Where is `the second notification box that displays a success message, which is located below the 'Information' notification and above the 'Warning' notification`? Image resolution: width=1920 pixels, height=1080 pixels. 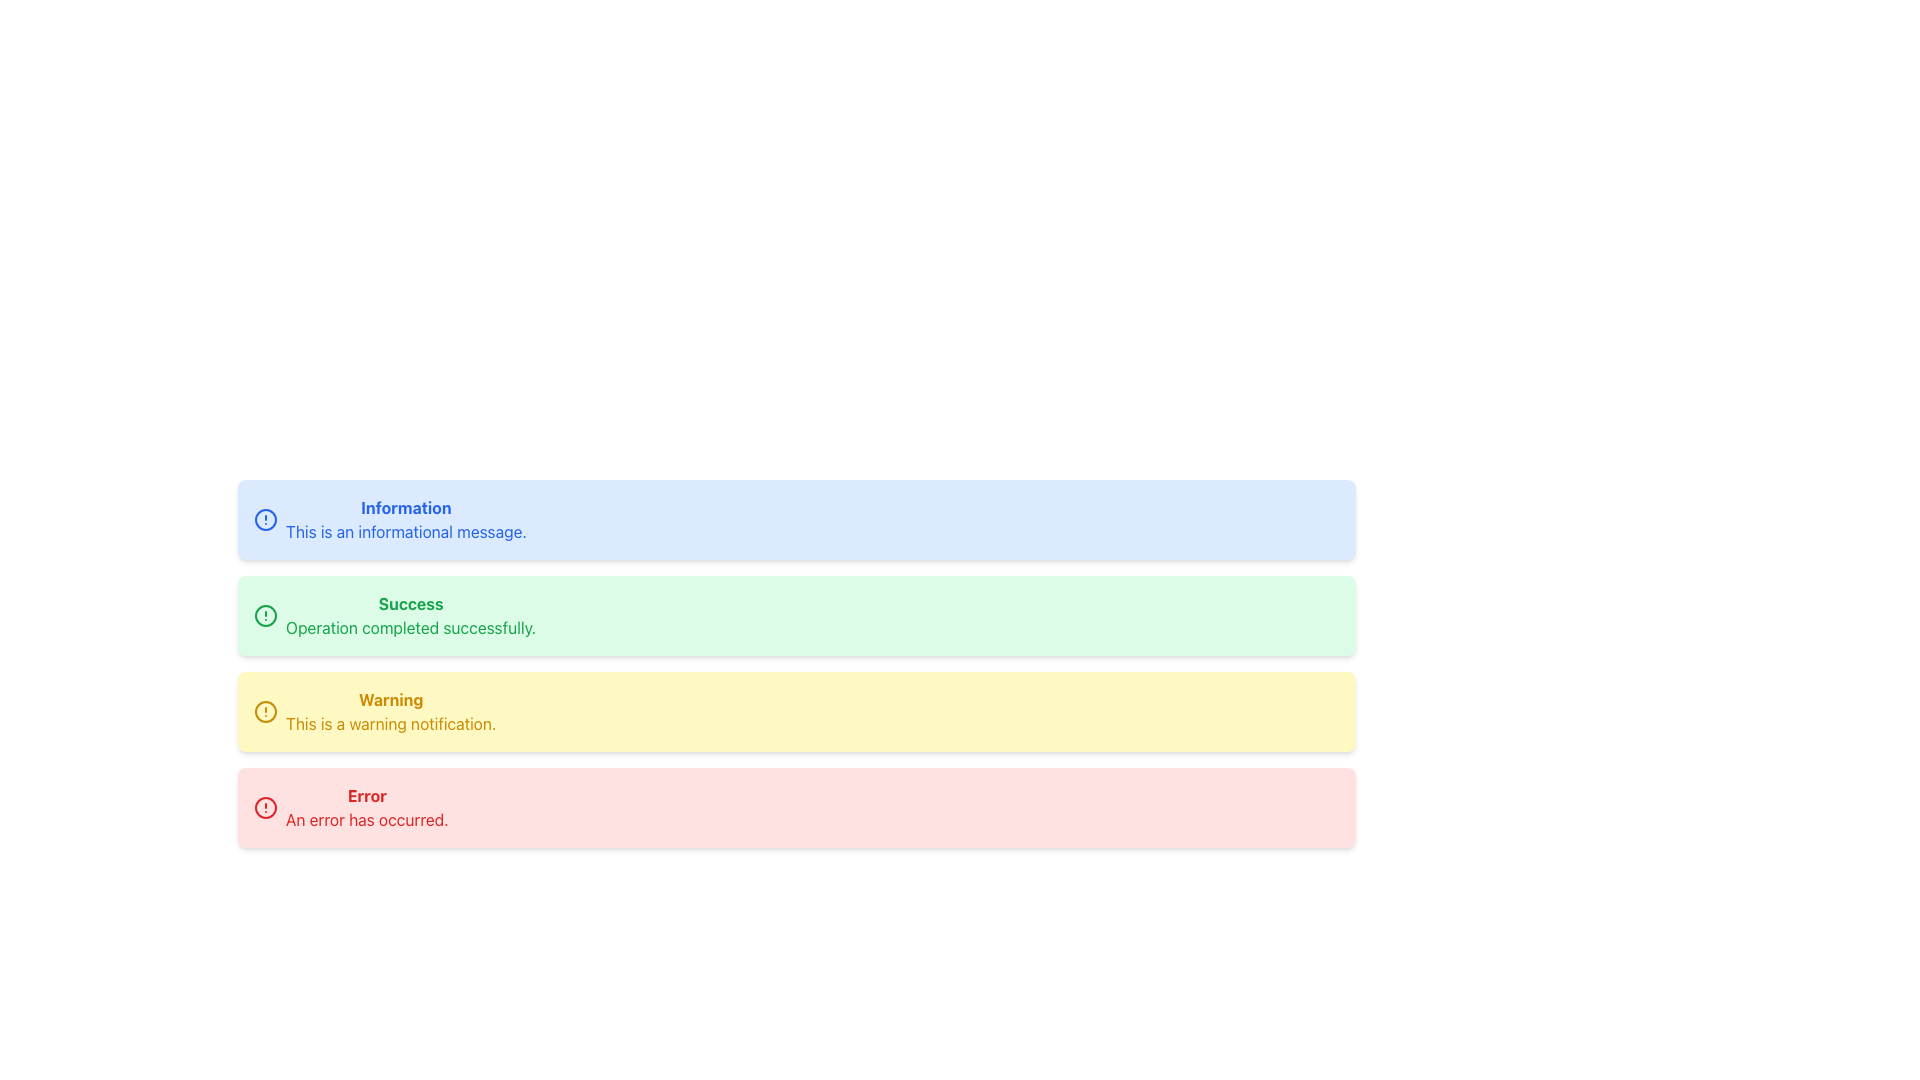 the second notification box that displays a success message, which is located below the 'Information' notification and above the 'Warning' notification is located at coordinates (795, 615).